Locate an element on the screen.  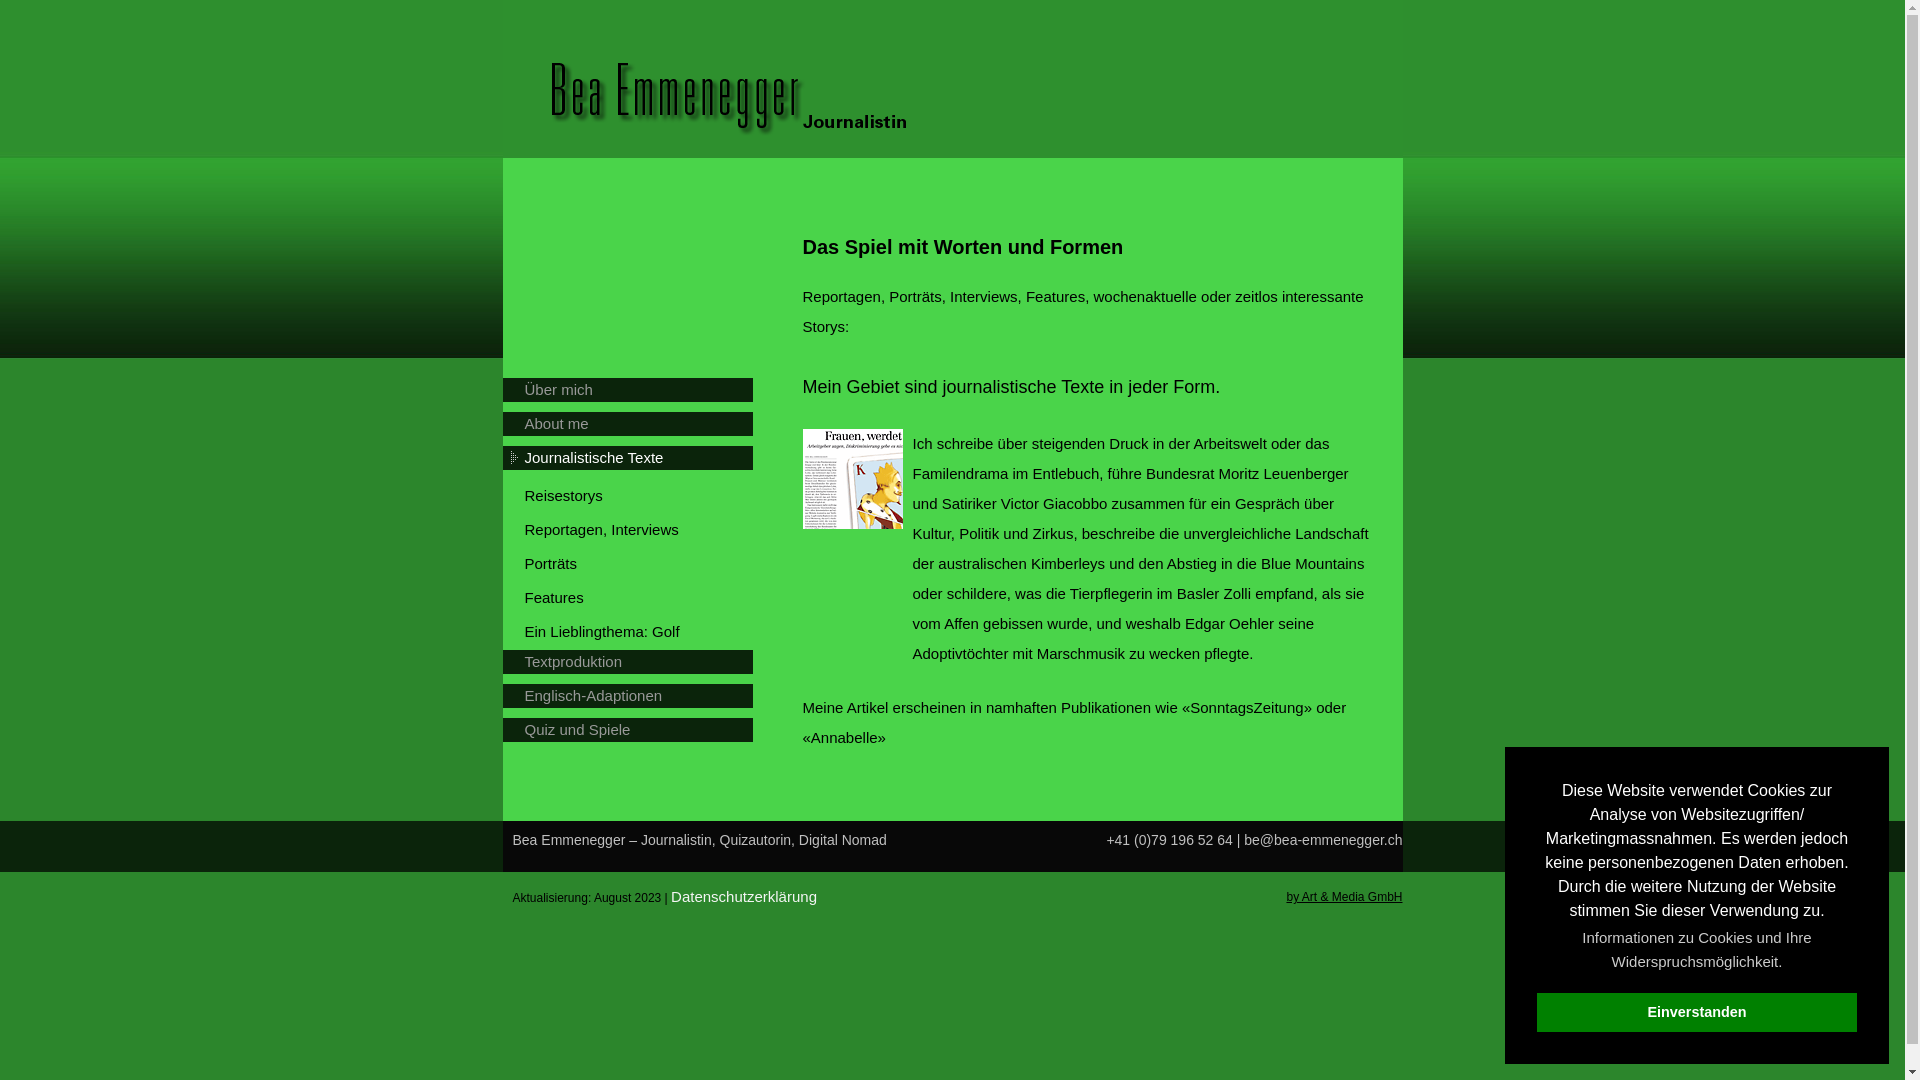
'Ein Lieblingthema: Golf' is located at coordinates (637, 632).